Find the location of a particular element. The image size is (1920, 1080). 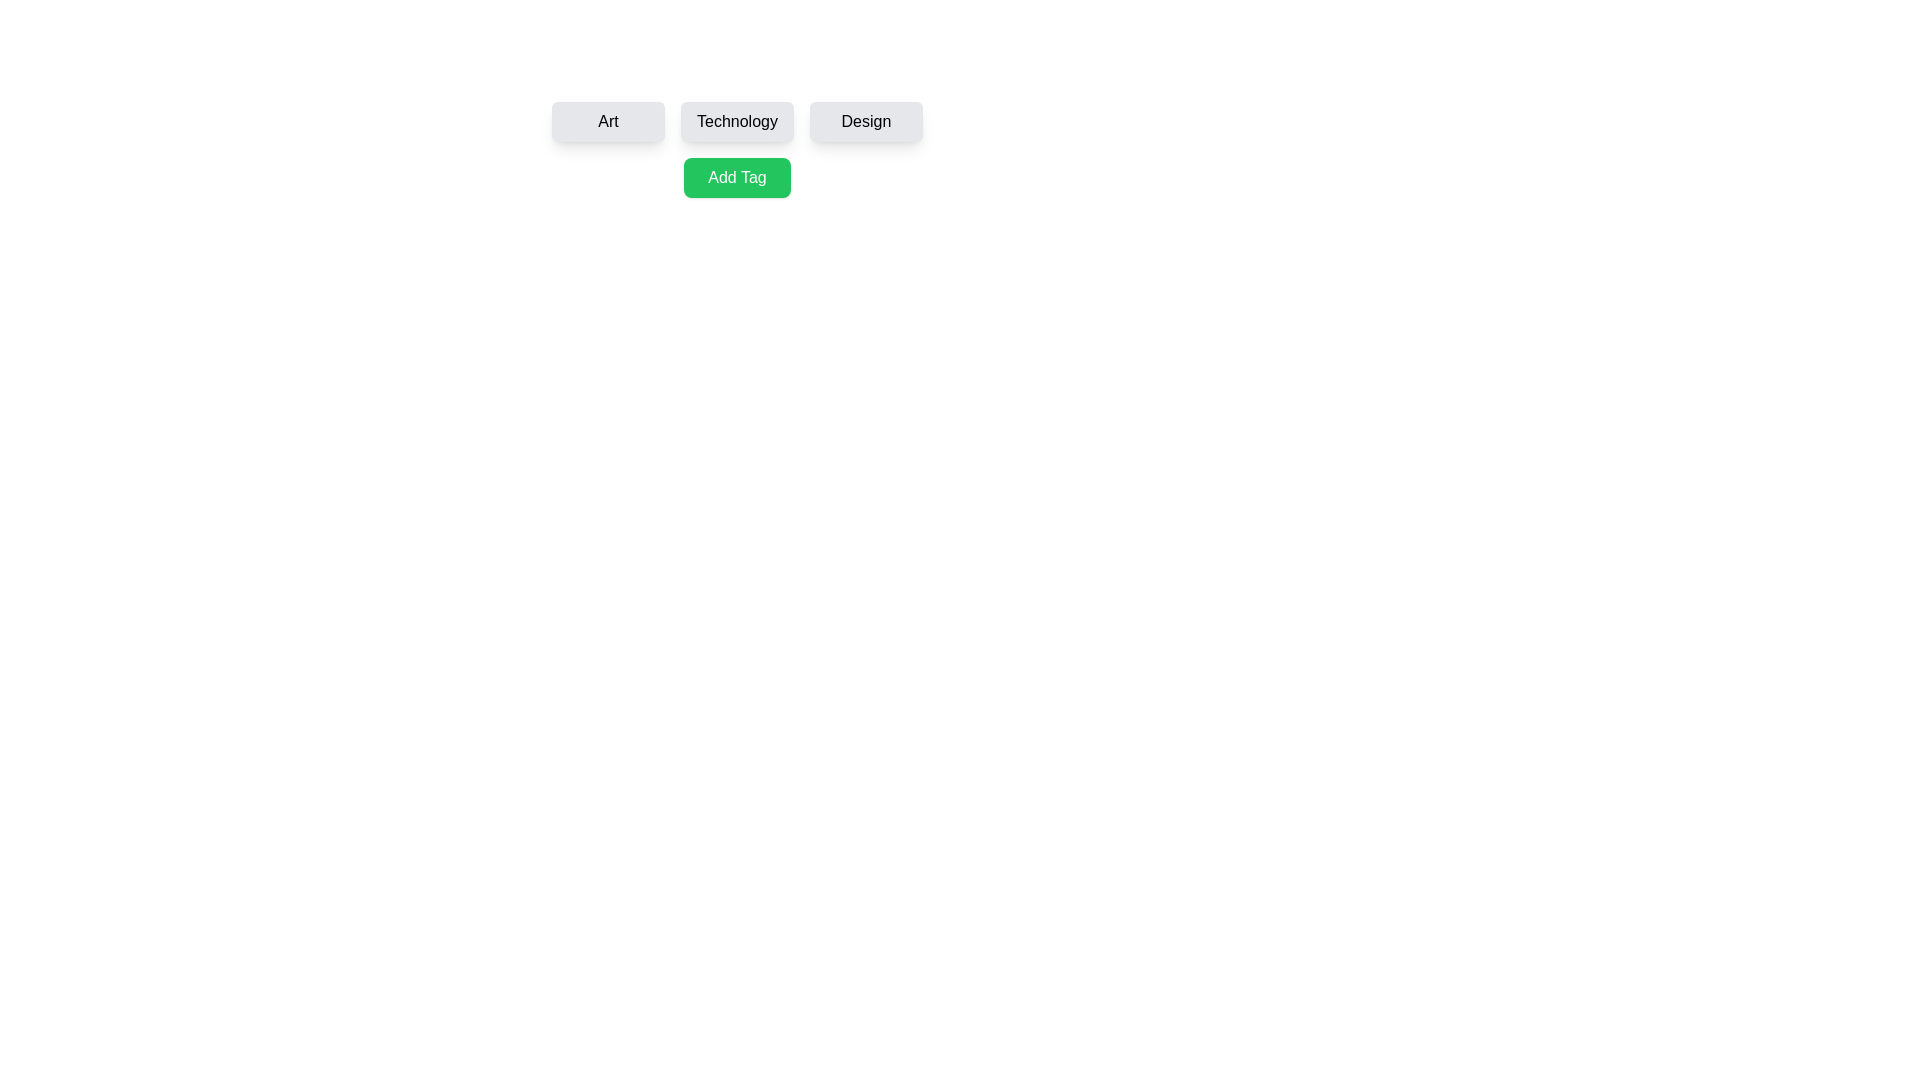

the tag labeled Art to select it is located at coordinates (607, 122).